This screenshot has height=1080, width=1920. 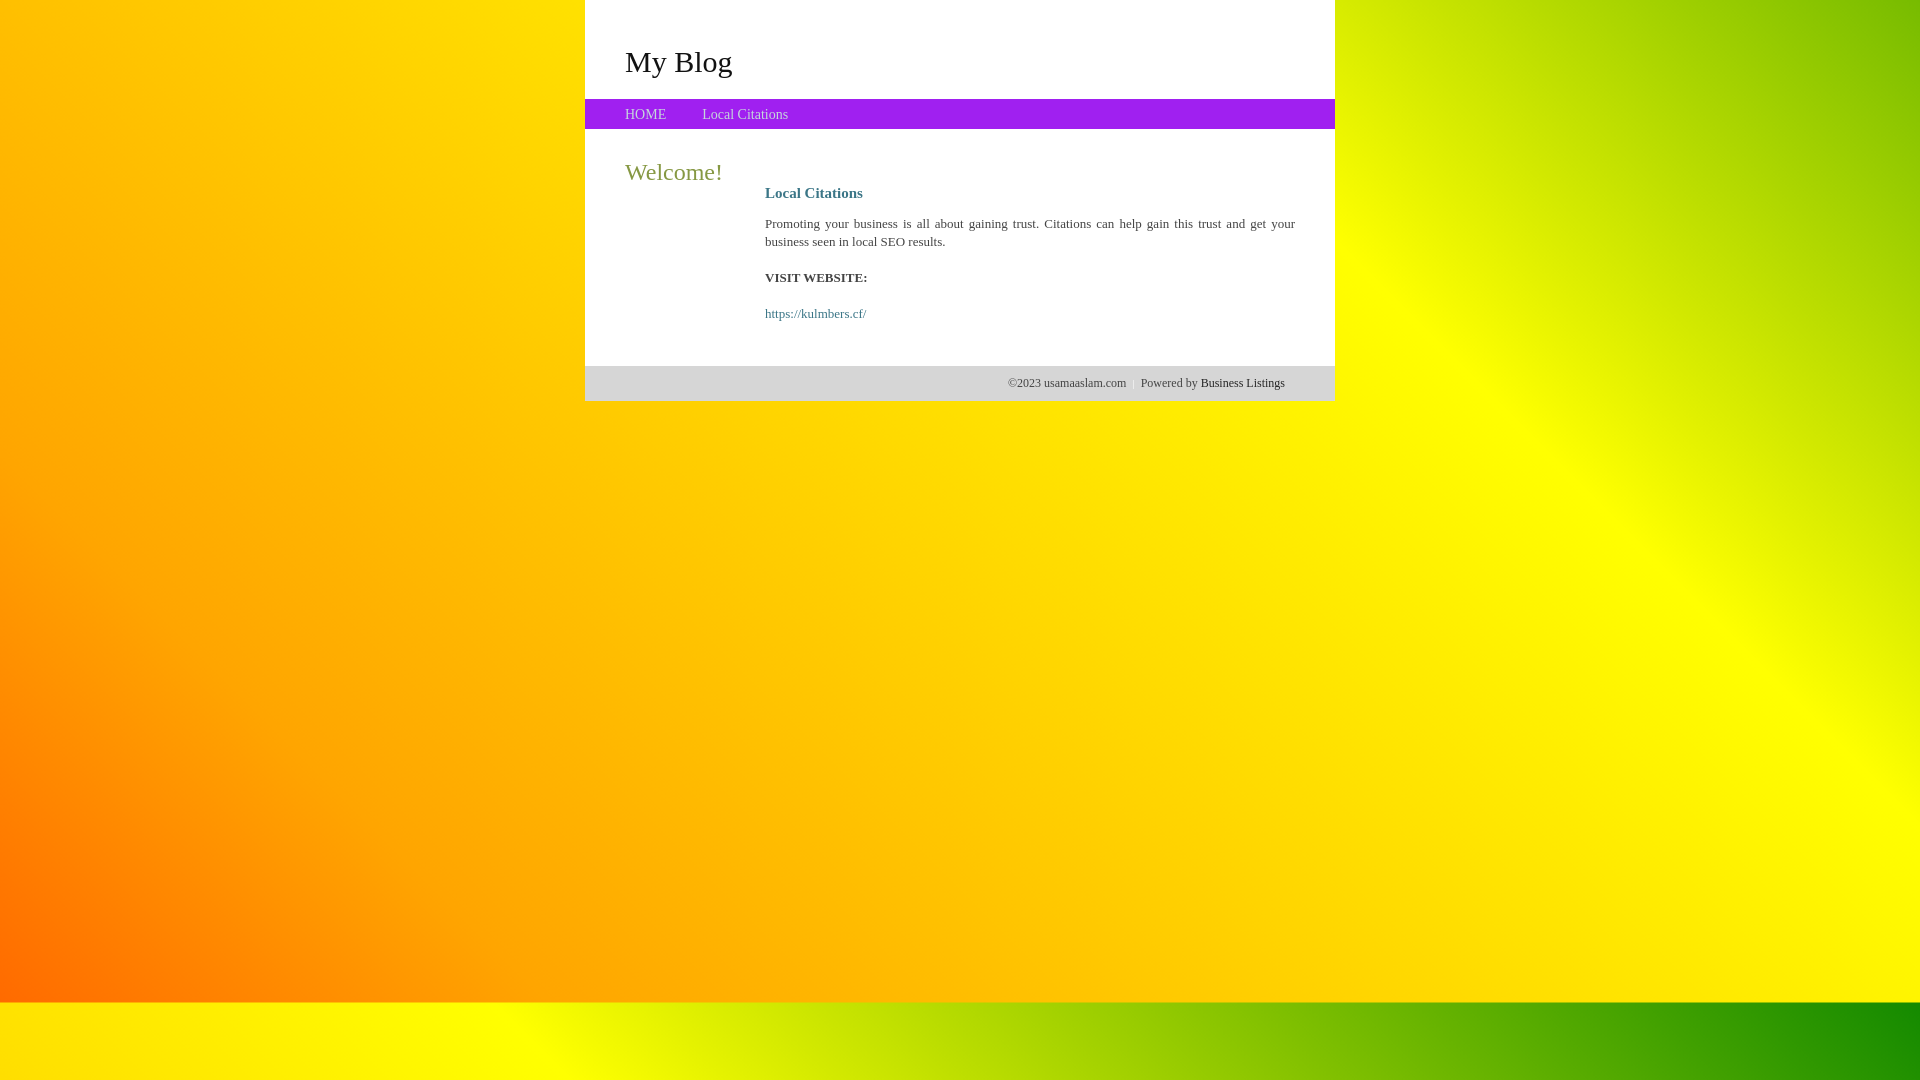 What do you see at coordinates (1242, 382) in the screenshot?
I see `'Business Listings'` at bounding box center [1242, 382].